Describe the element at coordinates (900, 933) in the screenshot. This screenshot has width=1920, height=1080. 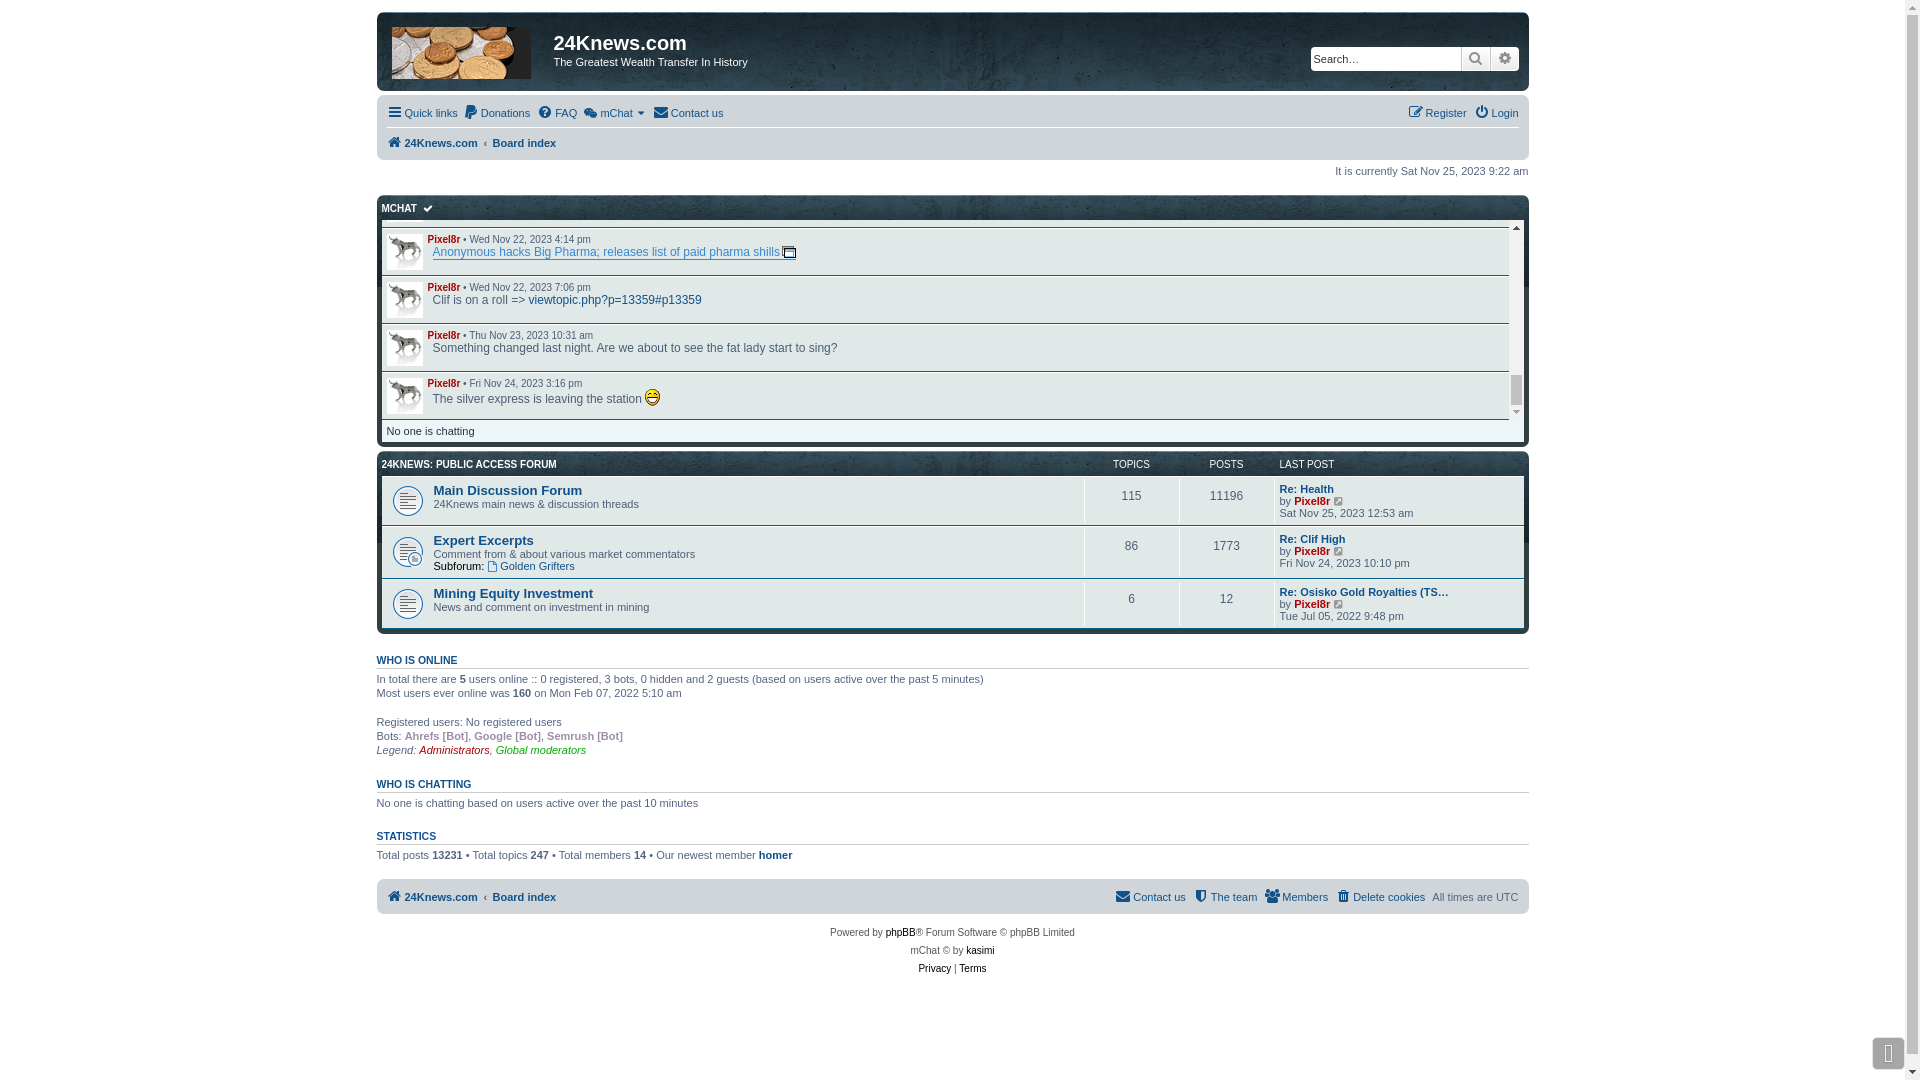
I see `'phpBB'` at that location.